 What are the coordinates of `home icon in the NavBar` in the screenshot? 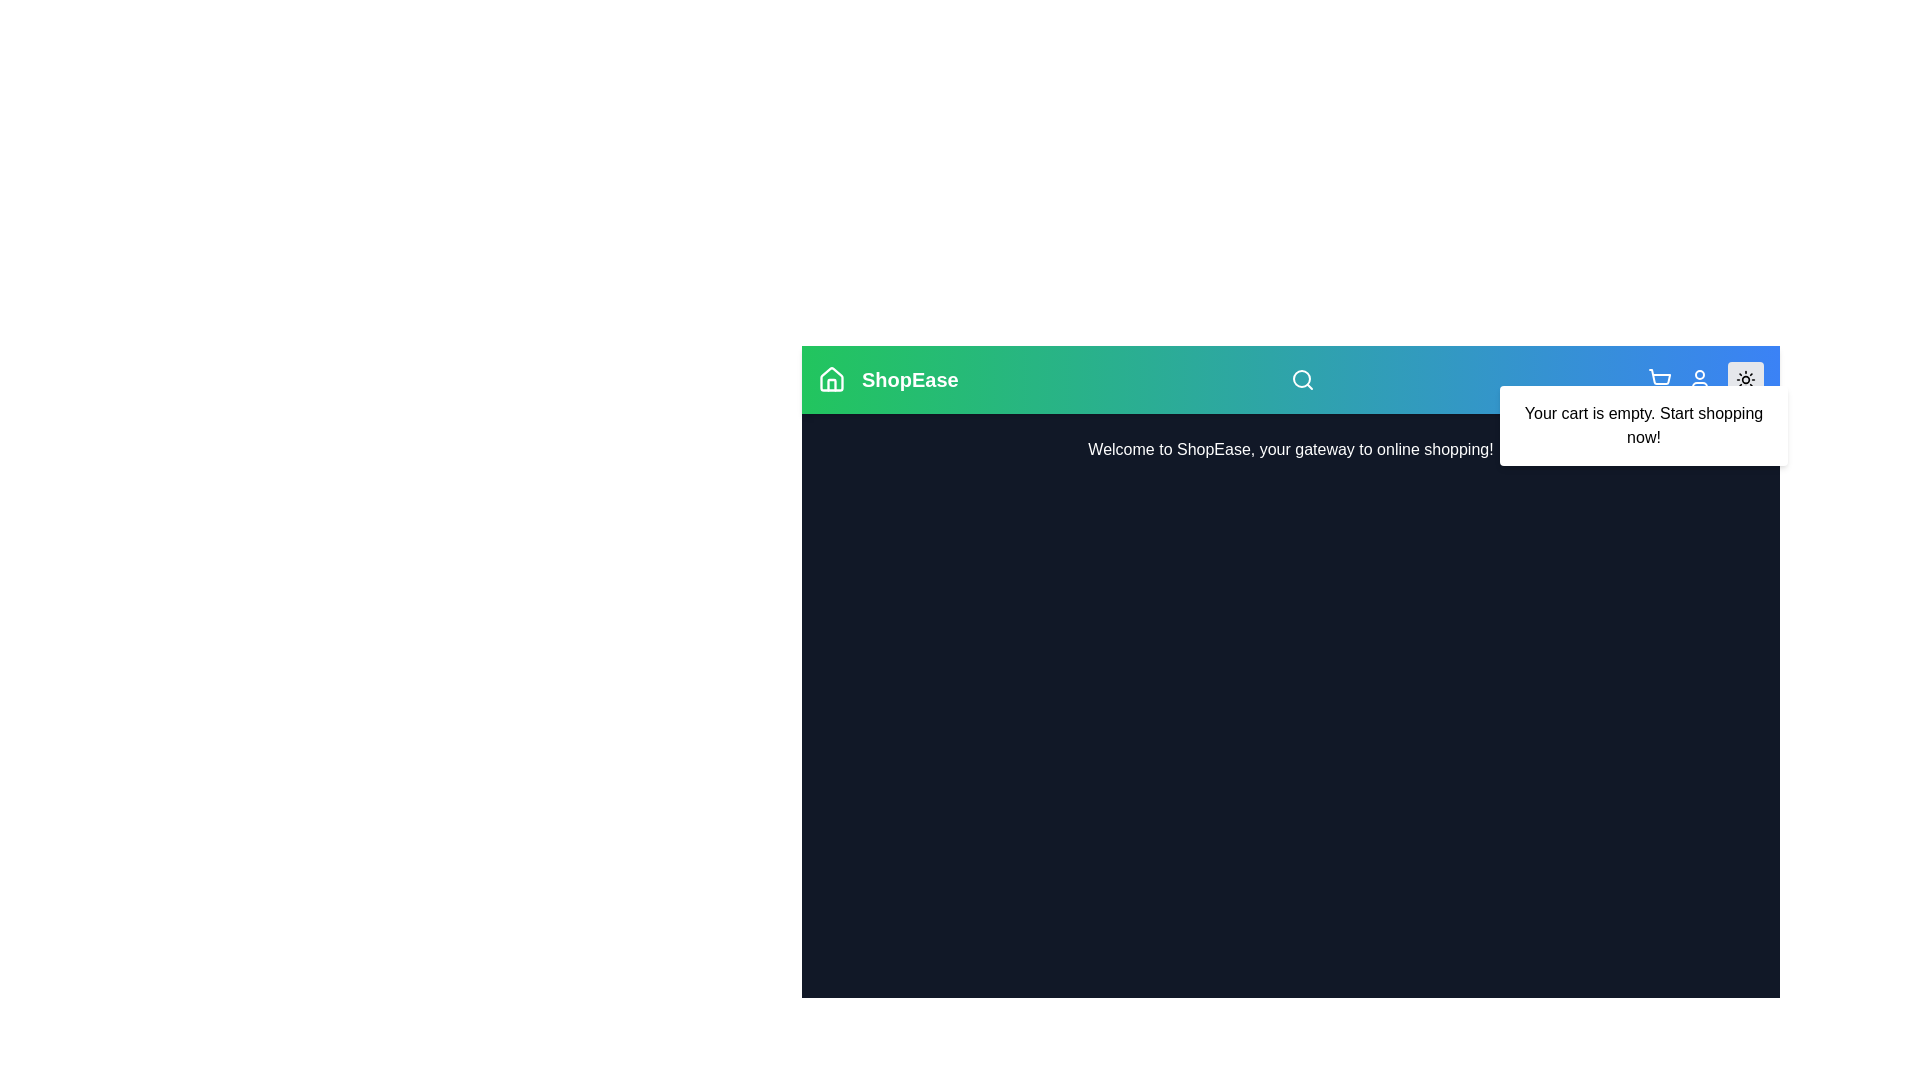 It's located at (831, 380).